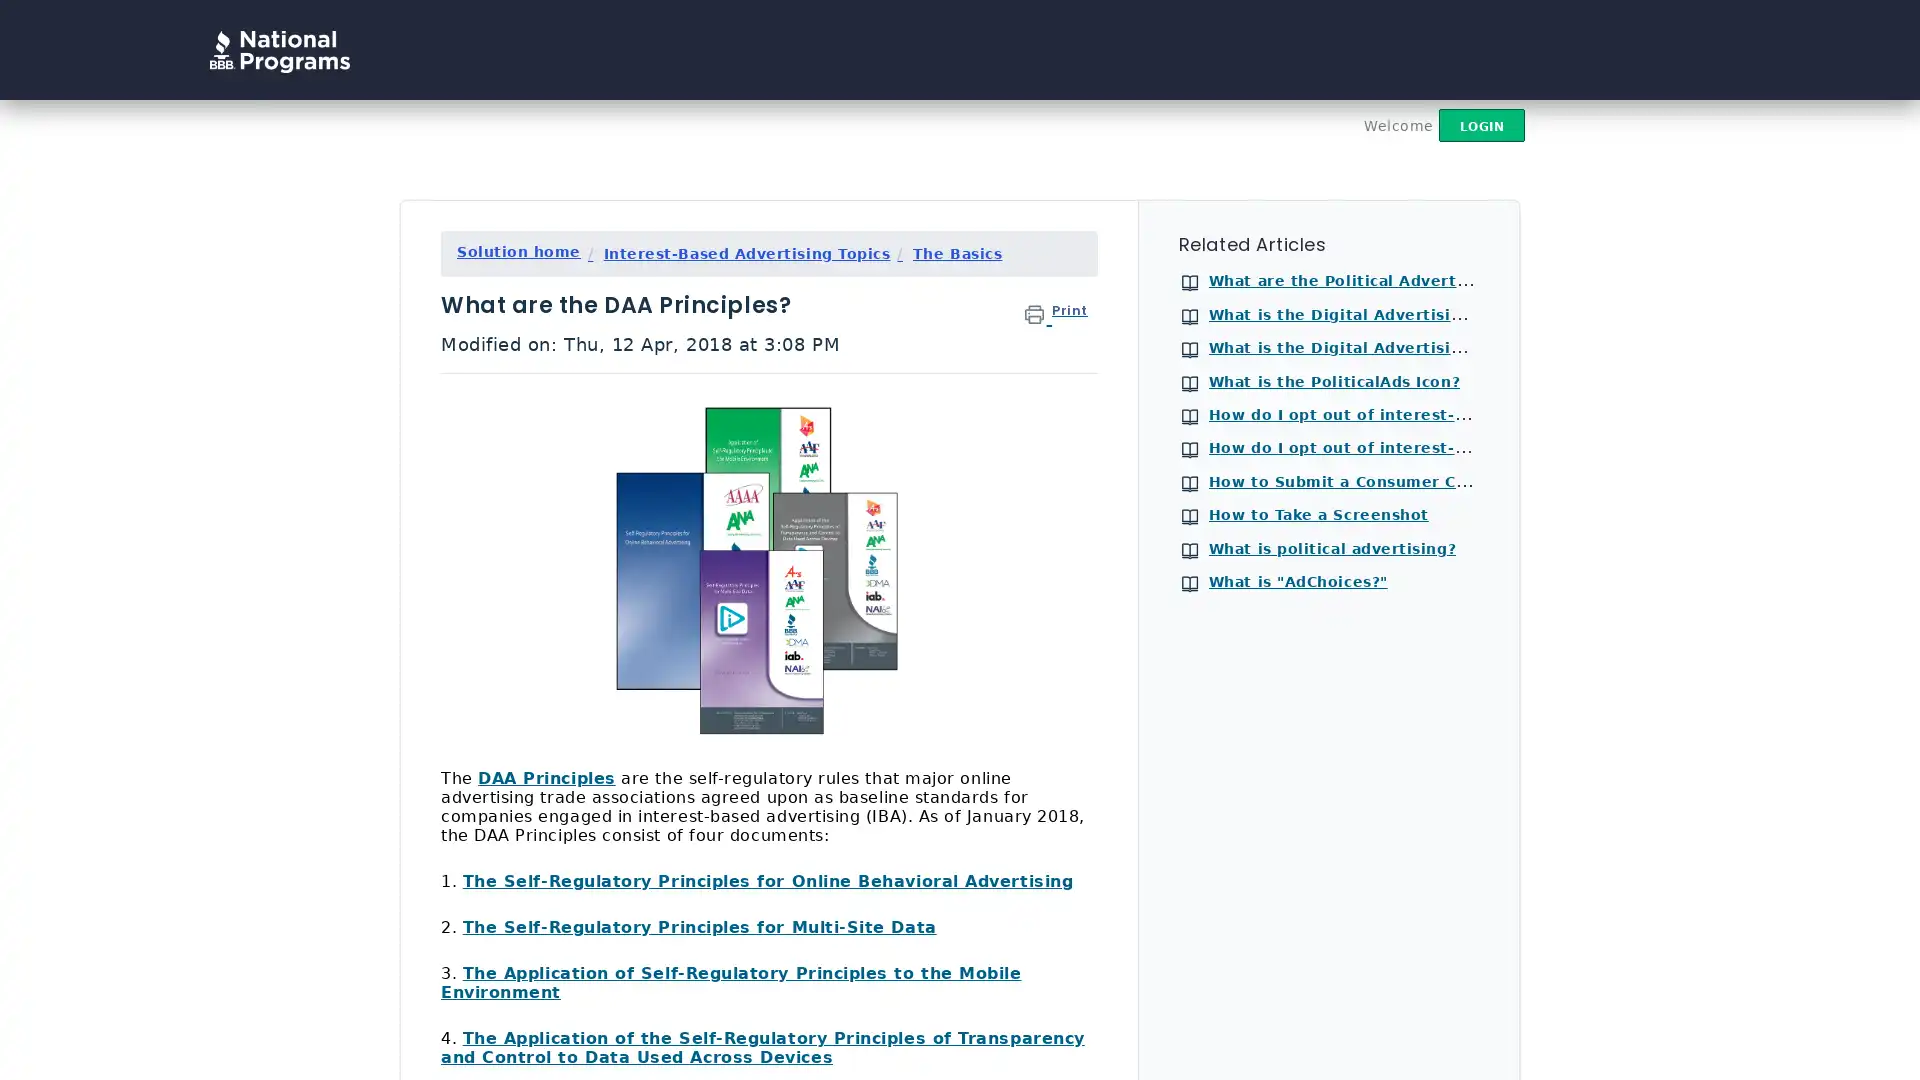 This screenshot has width=1920, height=1080. What do you see at coordinates (441, 75) in the screenshot?
I see `Search` at bounding box center [441, 75].